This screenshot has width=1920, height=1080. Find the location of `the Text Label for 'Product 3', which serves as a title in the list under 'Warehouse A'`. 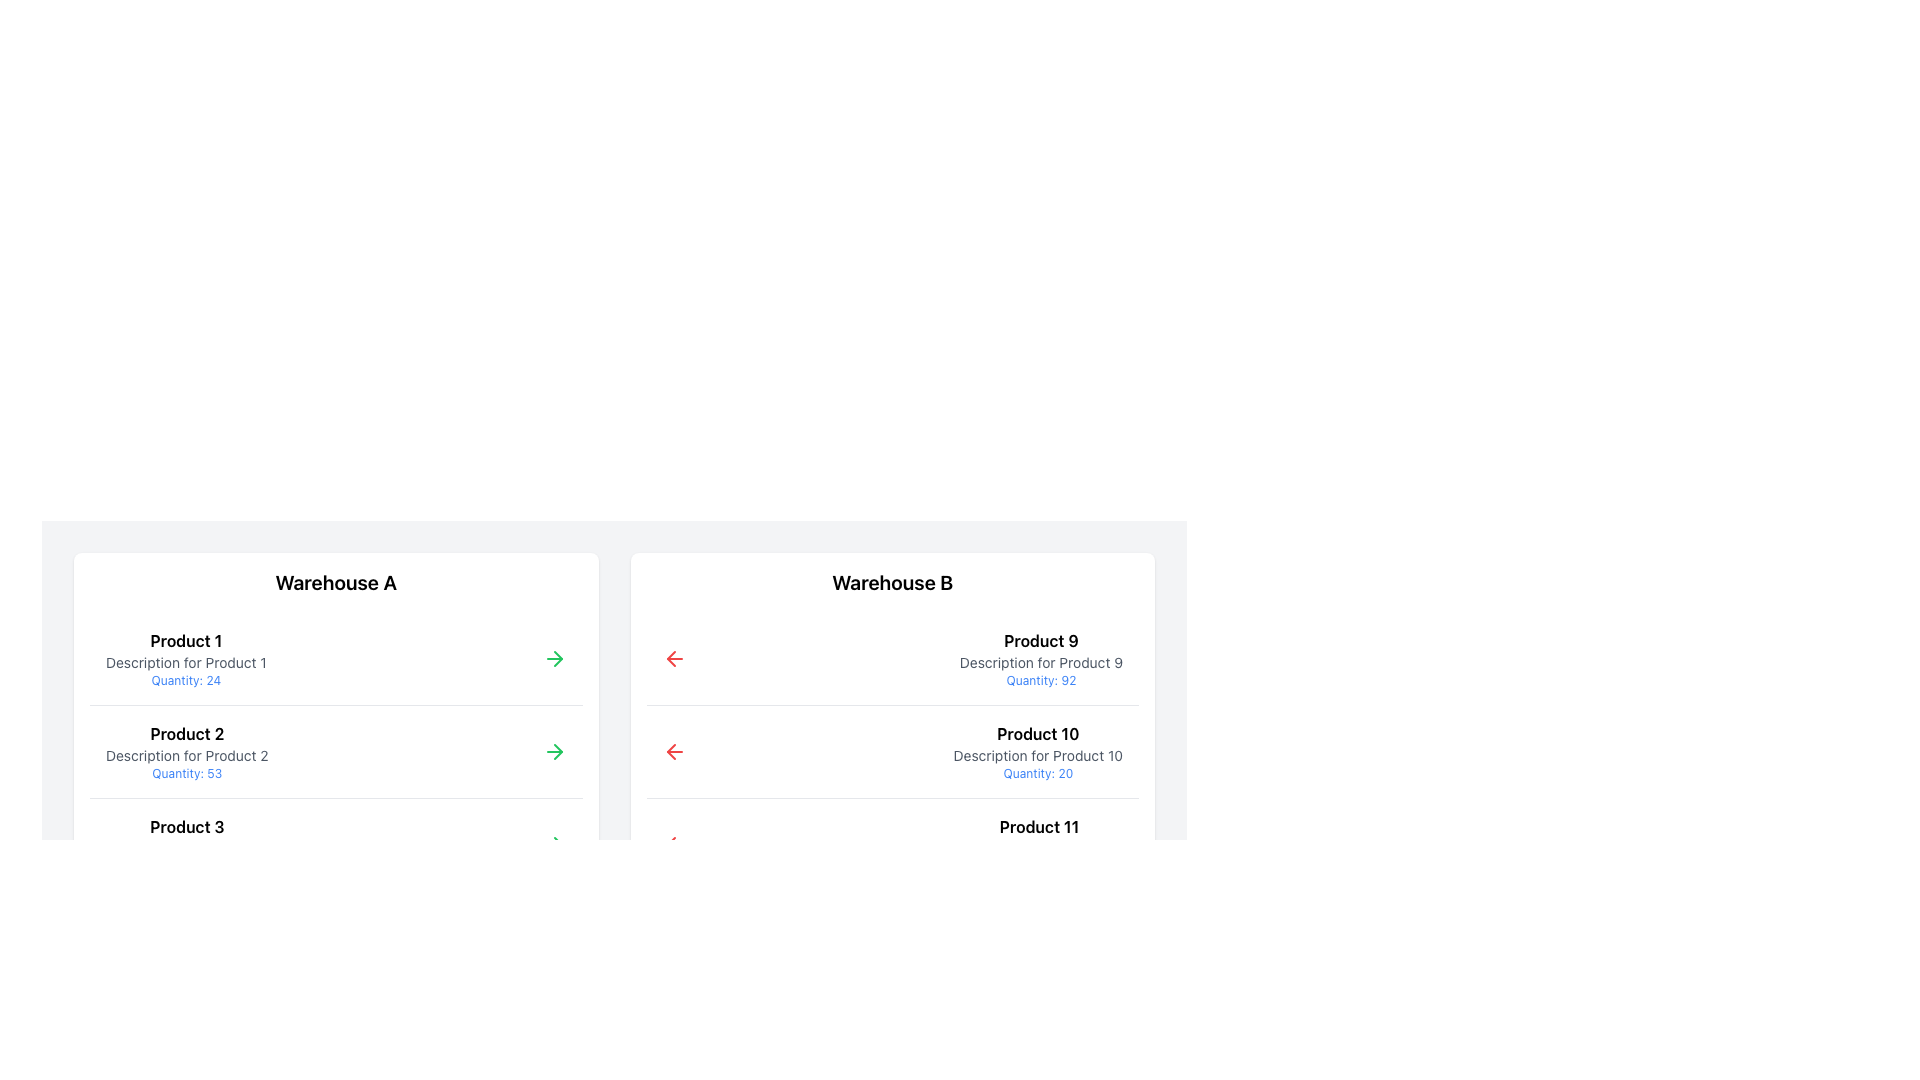

the Text Label for 'Product 3', which serves as a title in the list under 'Warehouse A' is located at coordinates (187, 826).